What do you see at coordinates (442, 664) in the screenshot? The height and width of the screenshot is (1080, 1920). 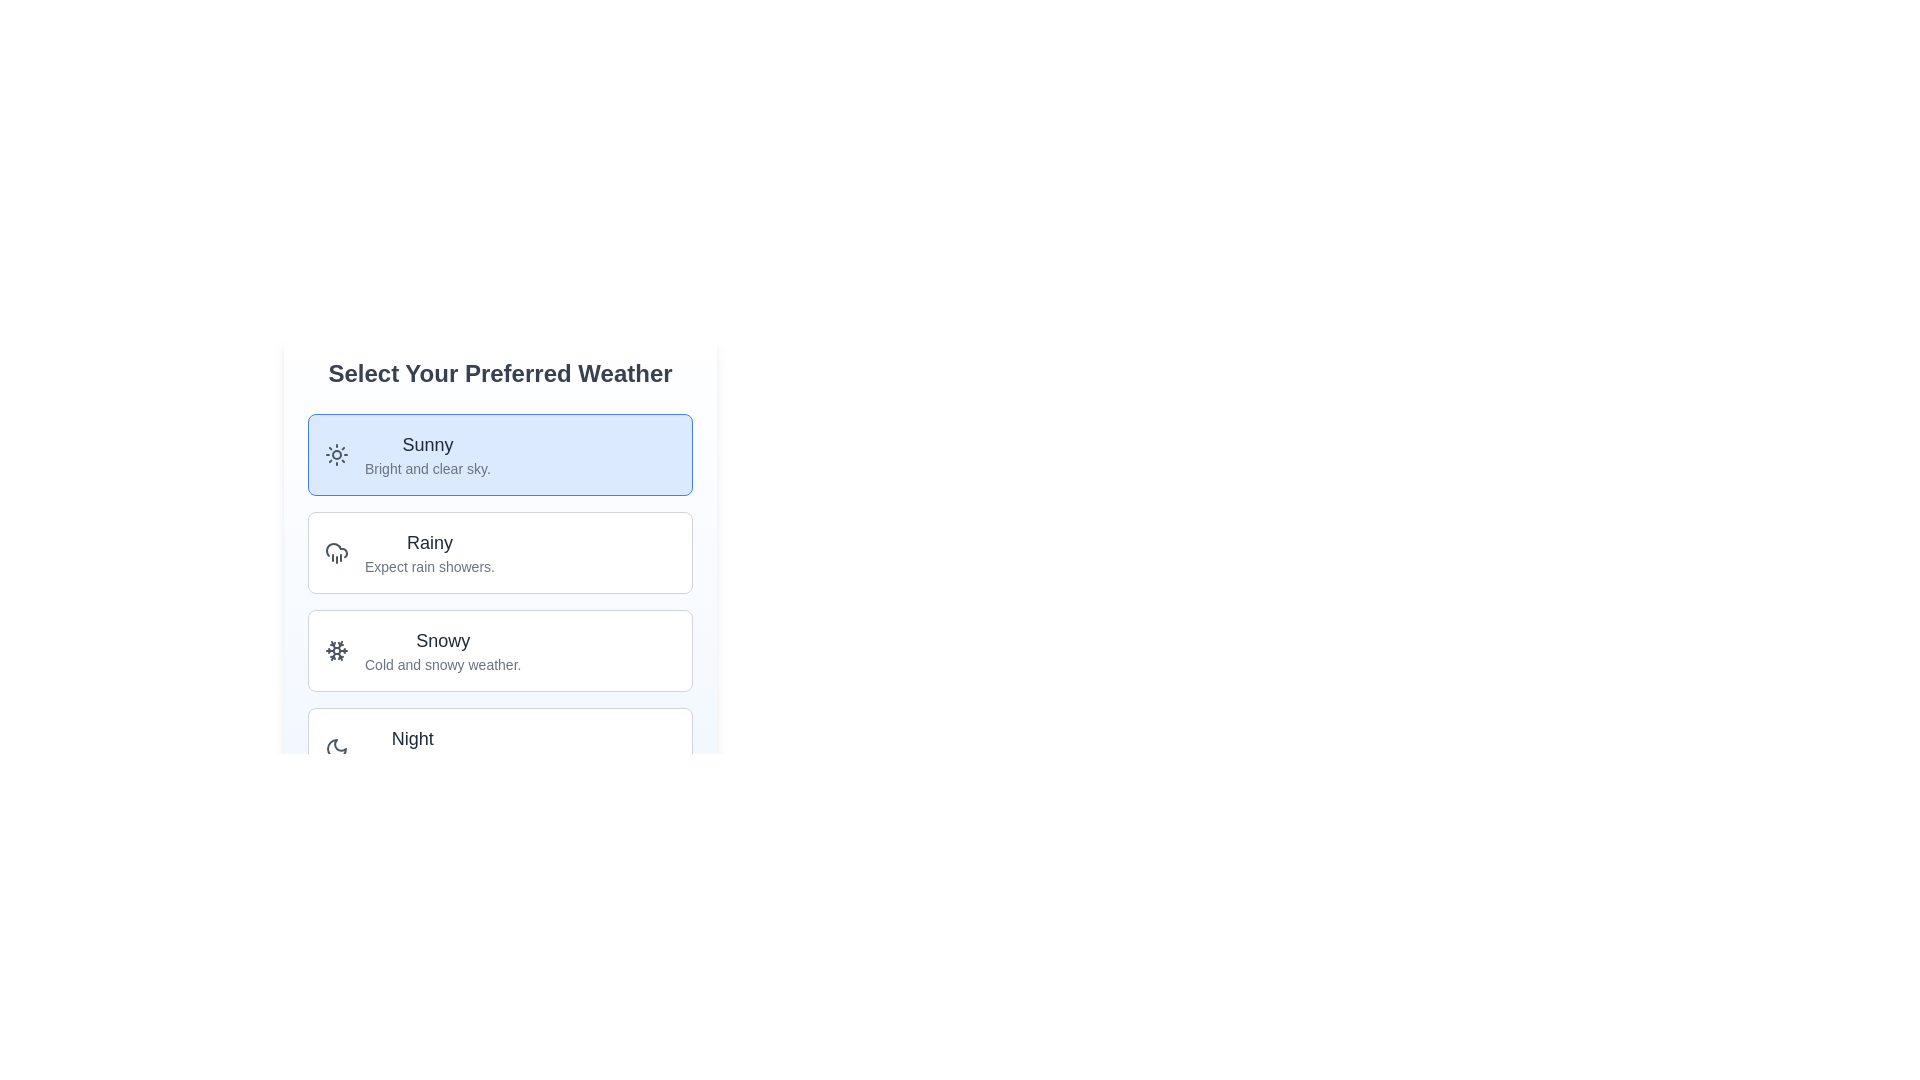 I see `the descriptive Text label for the 'Snowy' weather option located in the weather preference section, positioned below the title 'Snowy'` at bounding box center [442, 664].